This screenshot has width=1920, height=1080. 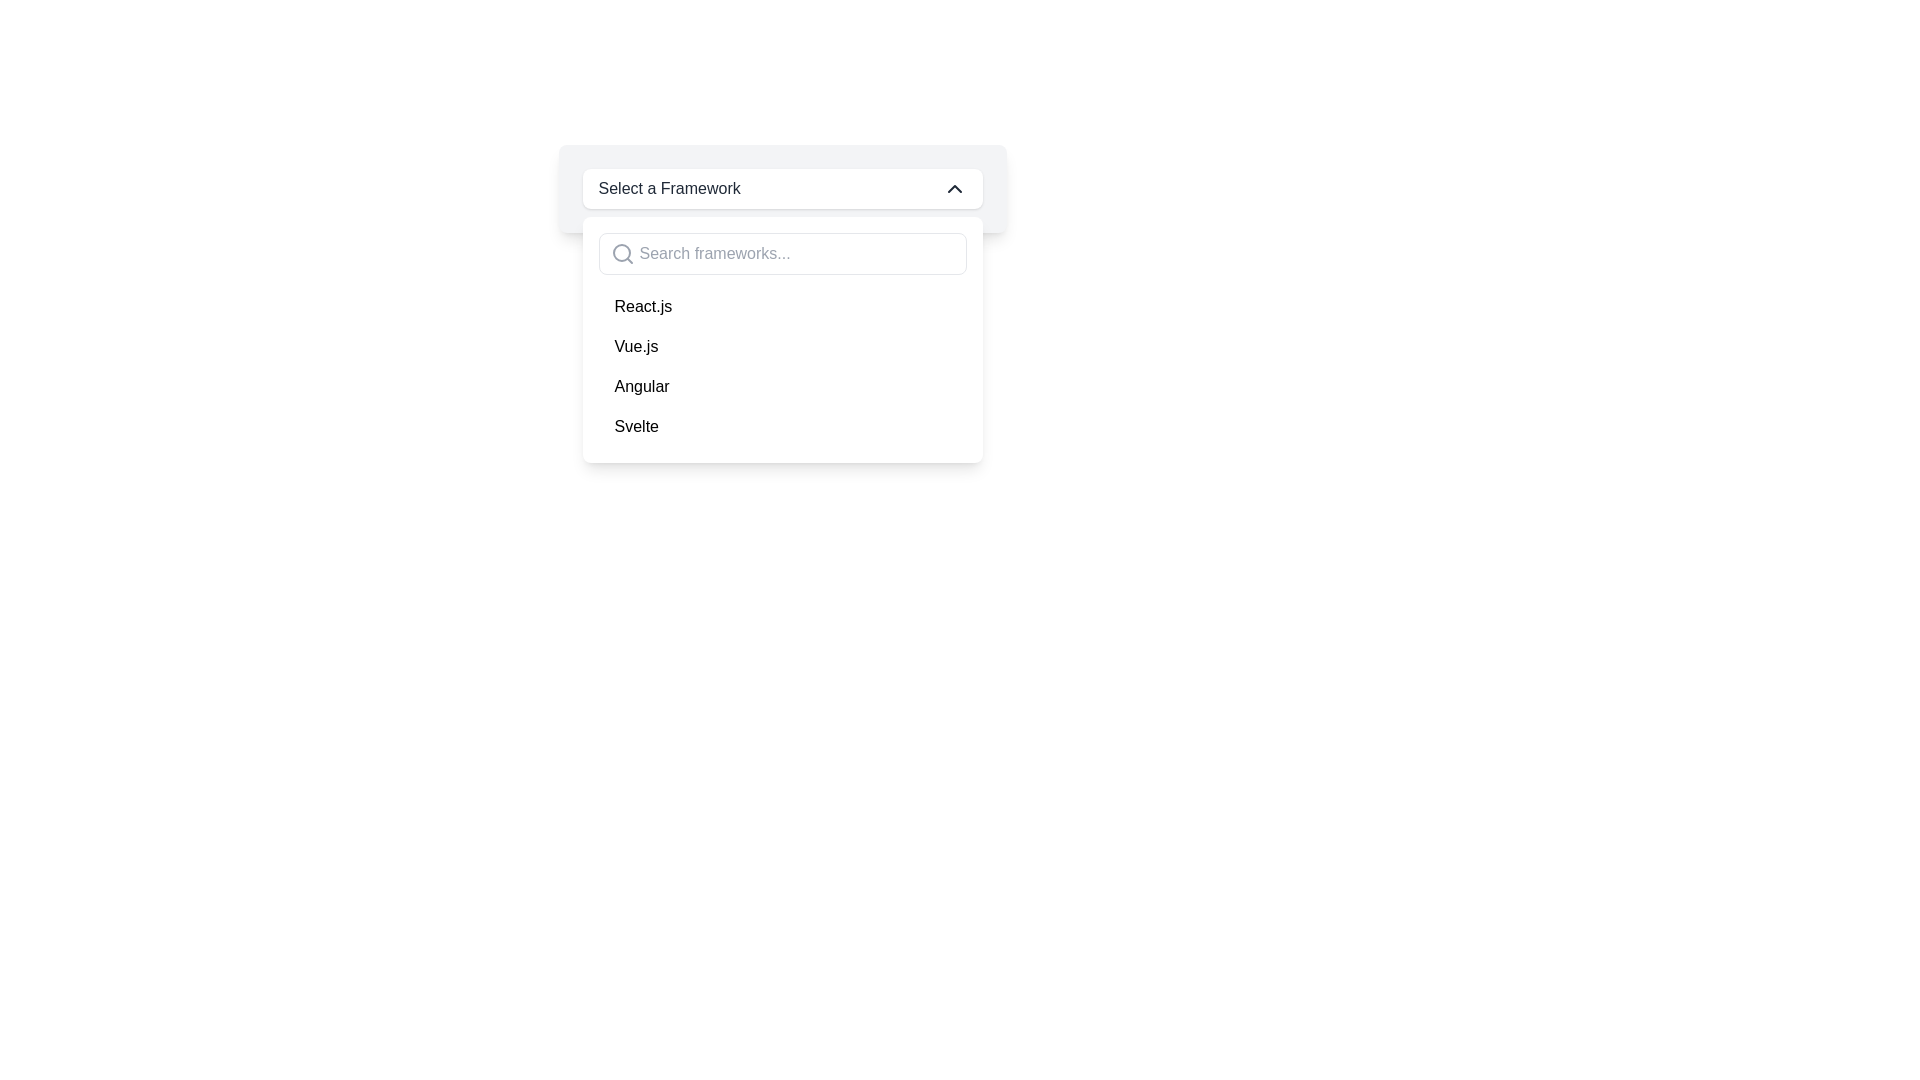 What do you see at coordinates (620, 252) in the screenshot?
I see `the circular graphical component of the magnifying glass icon located to the left of the input field labeled 'Search frameworks...'` at bounding box center [620, 252].